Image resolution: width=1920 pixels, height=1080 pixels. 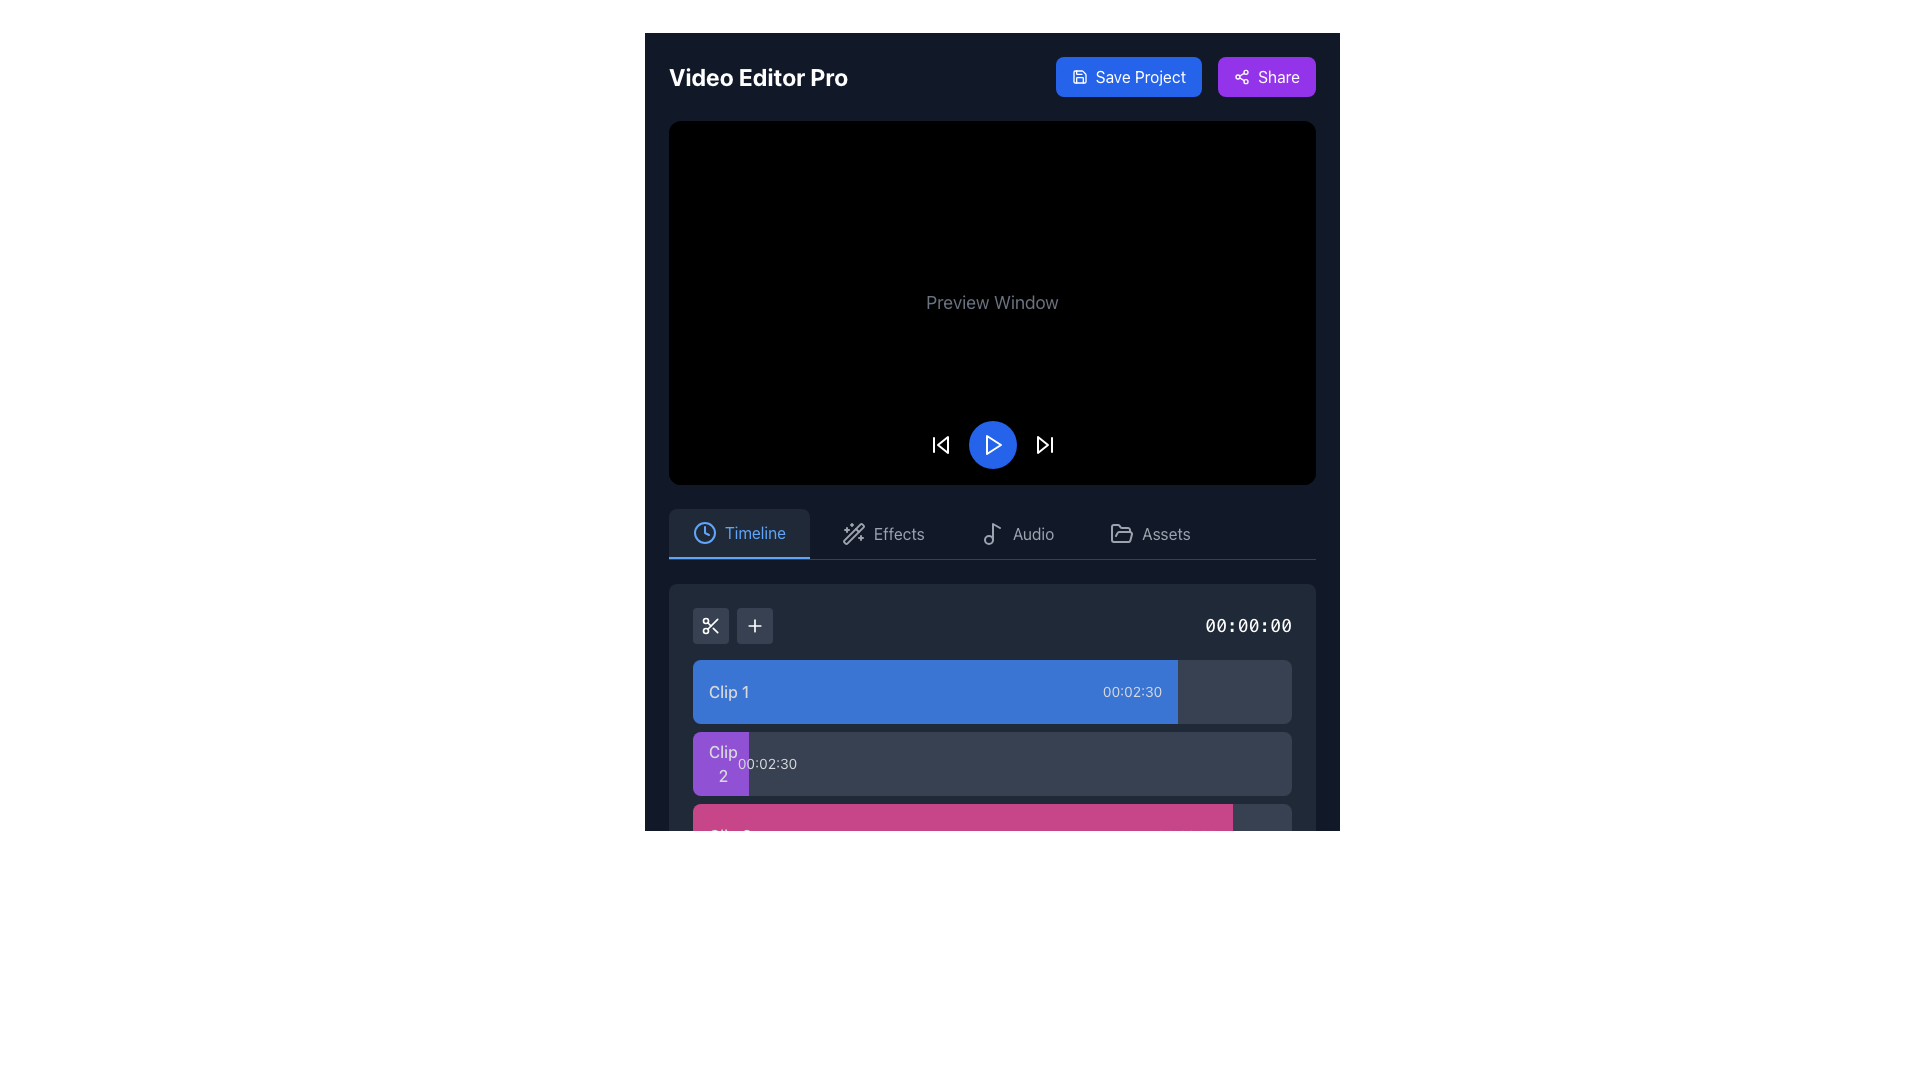 I want to click on the music note icon representing the 'Audio' section, so click(x=992, y=532).